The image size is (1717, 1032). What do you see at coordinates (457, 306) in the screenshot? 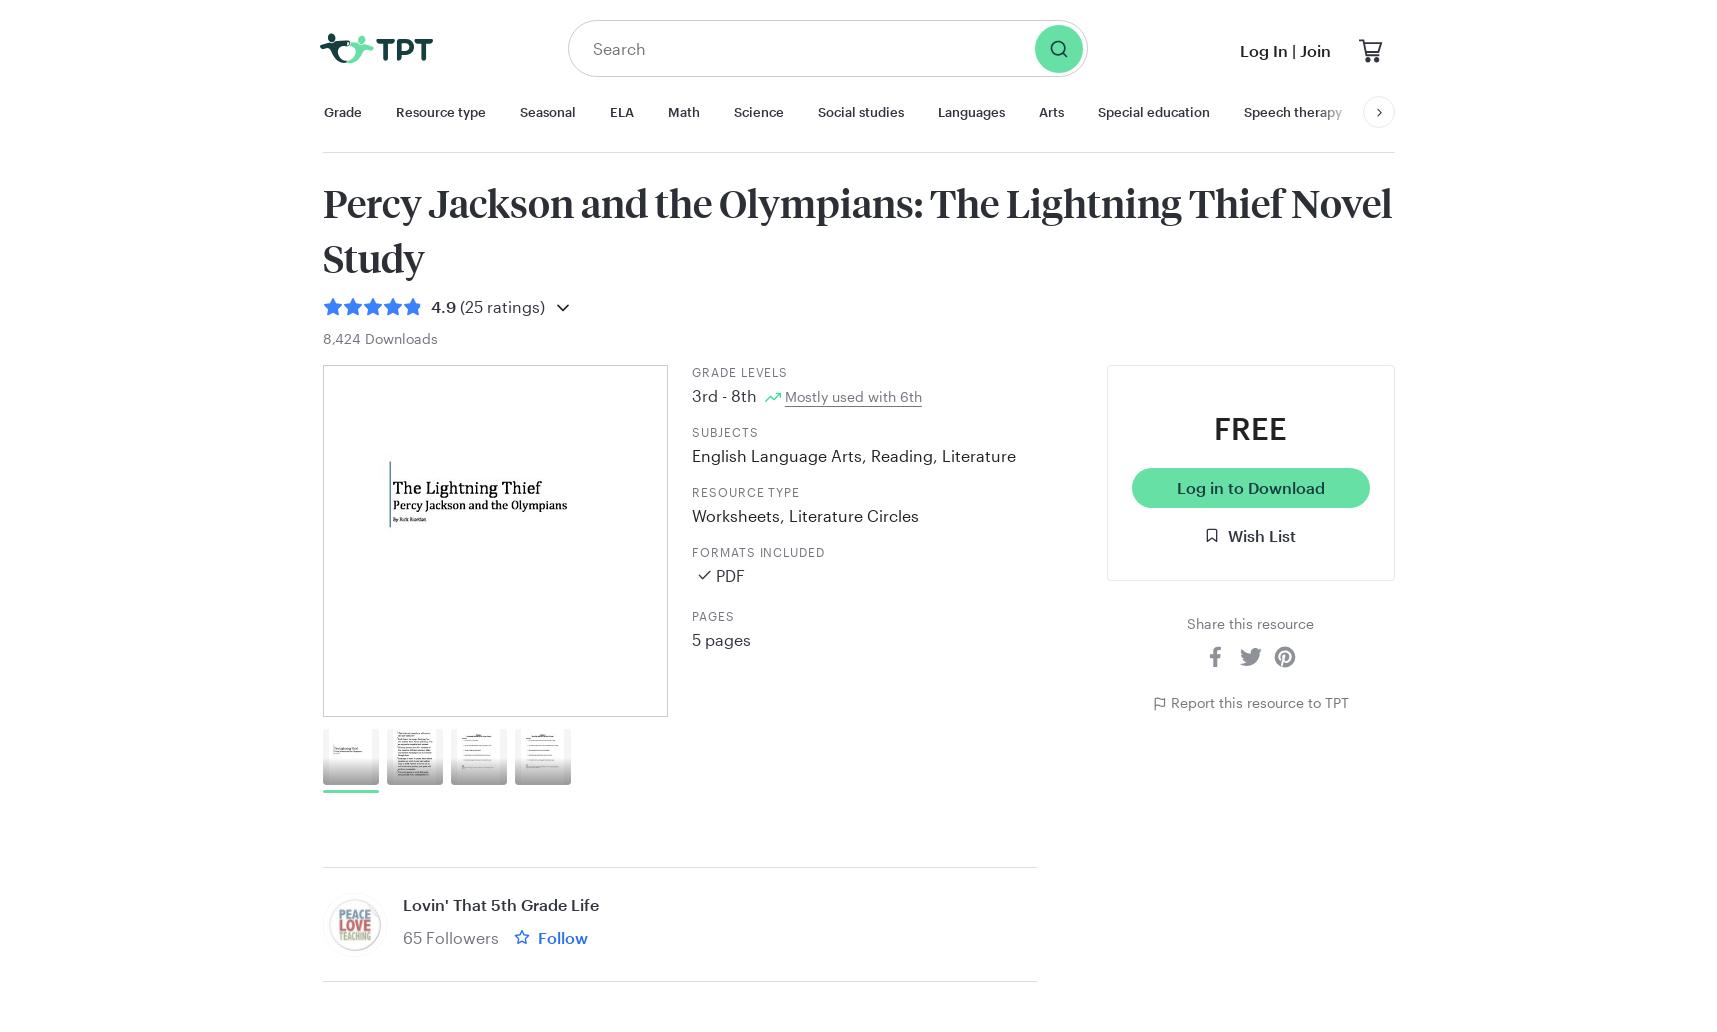
I see `'('` at bounding box center [457, 306].